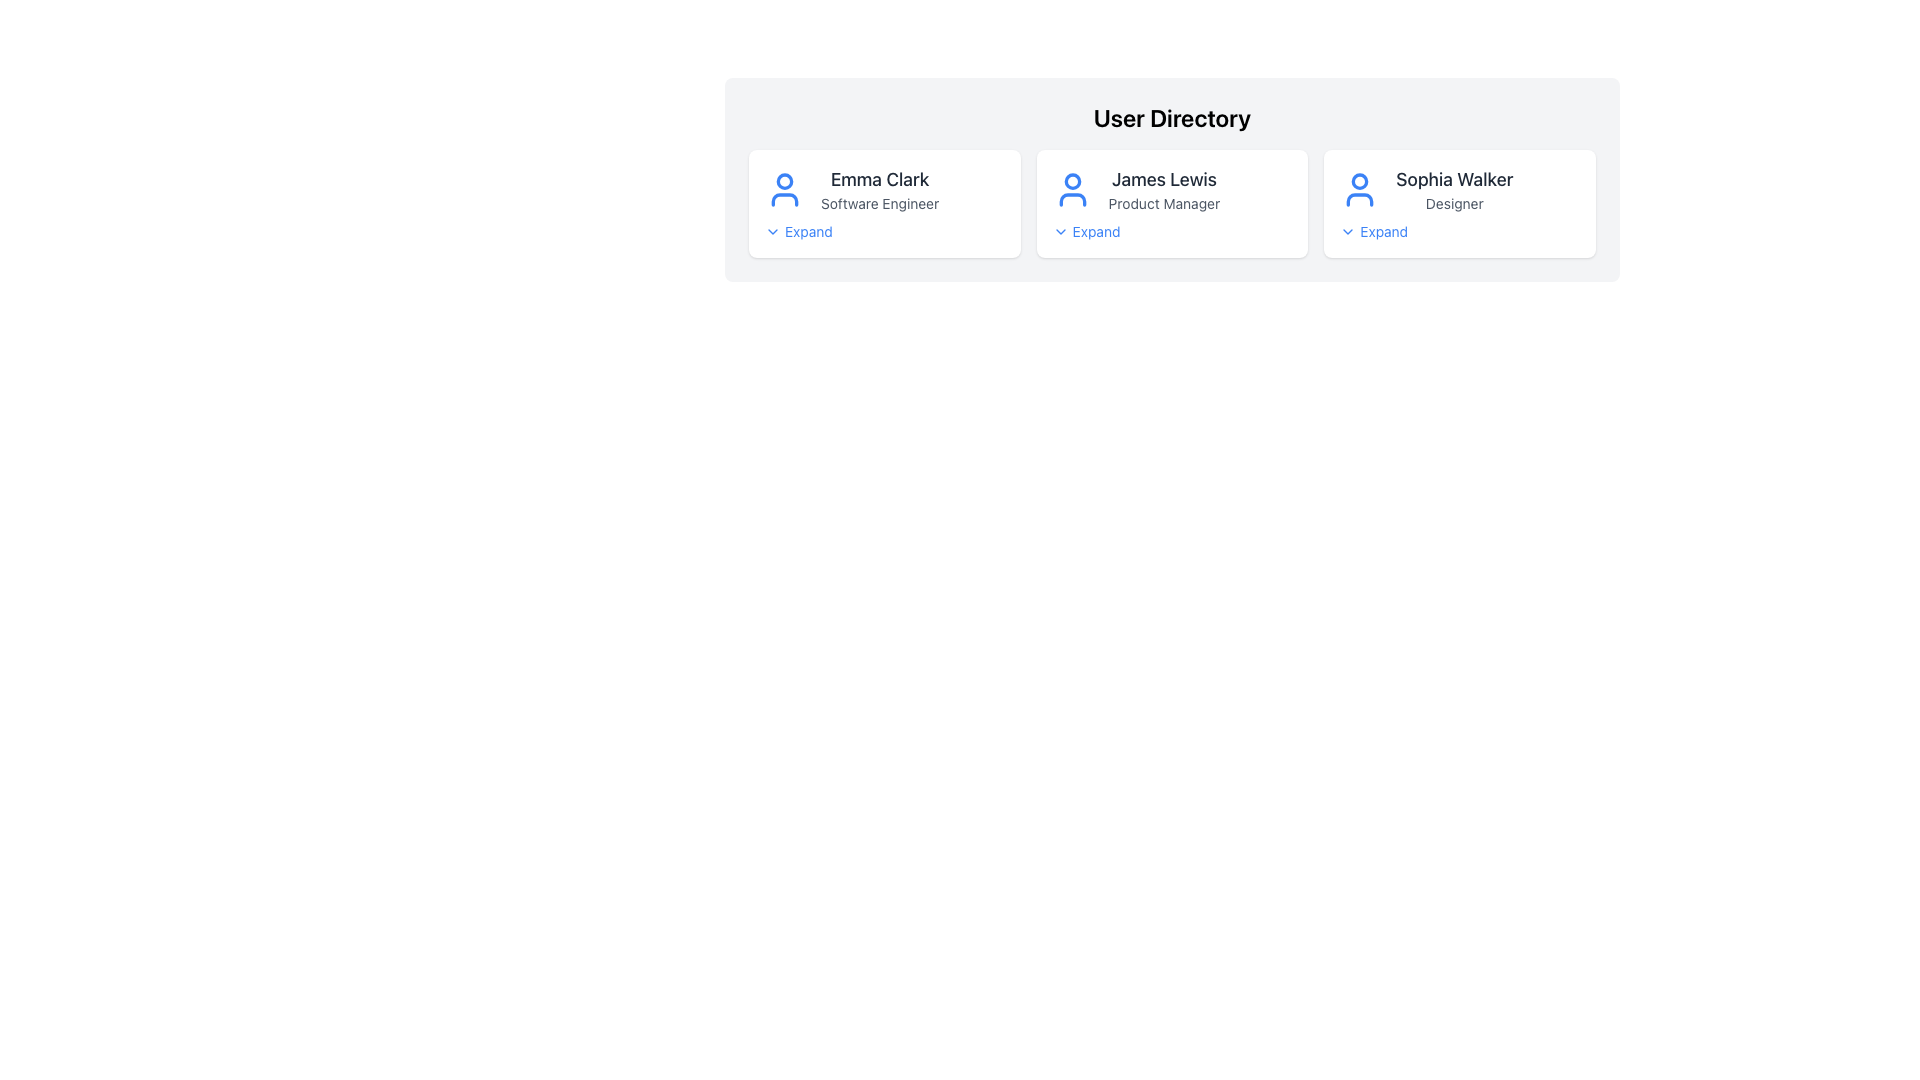 The height and width of the screenshot is (1080, 1920). What do you see at coordinates (784, 189) in the screenshot?
I see `the Profile Icon, which is a blue user outline located at the top-left corner of the user card for 'Emma Clark, Software Engineer.'` at bounding box center [784, 189].